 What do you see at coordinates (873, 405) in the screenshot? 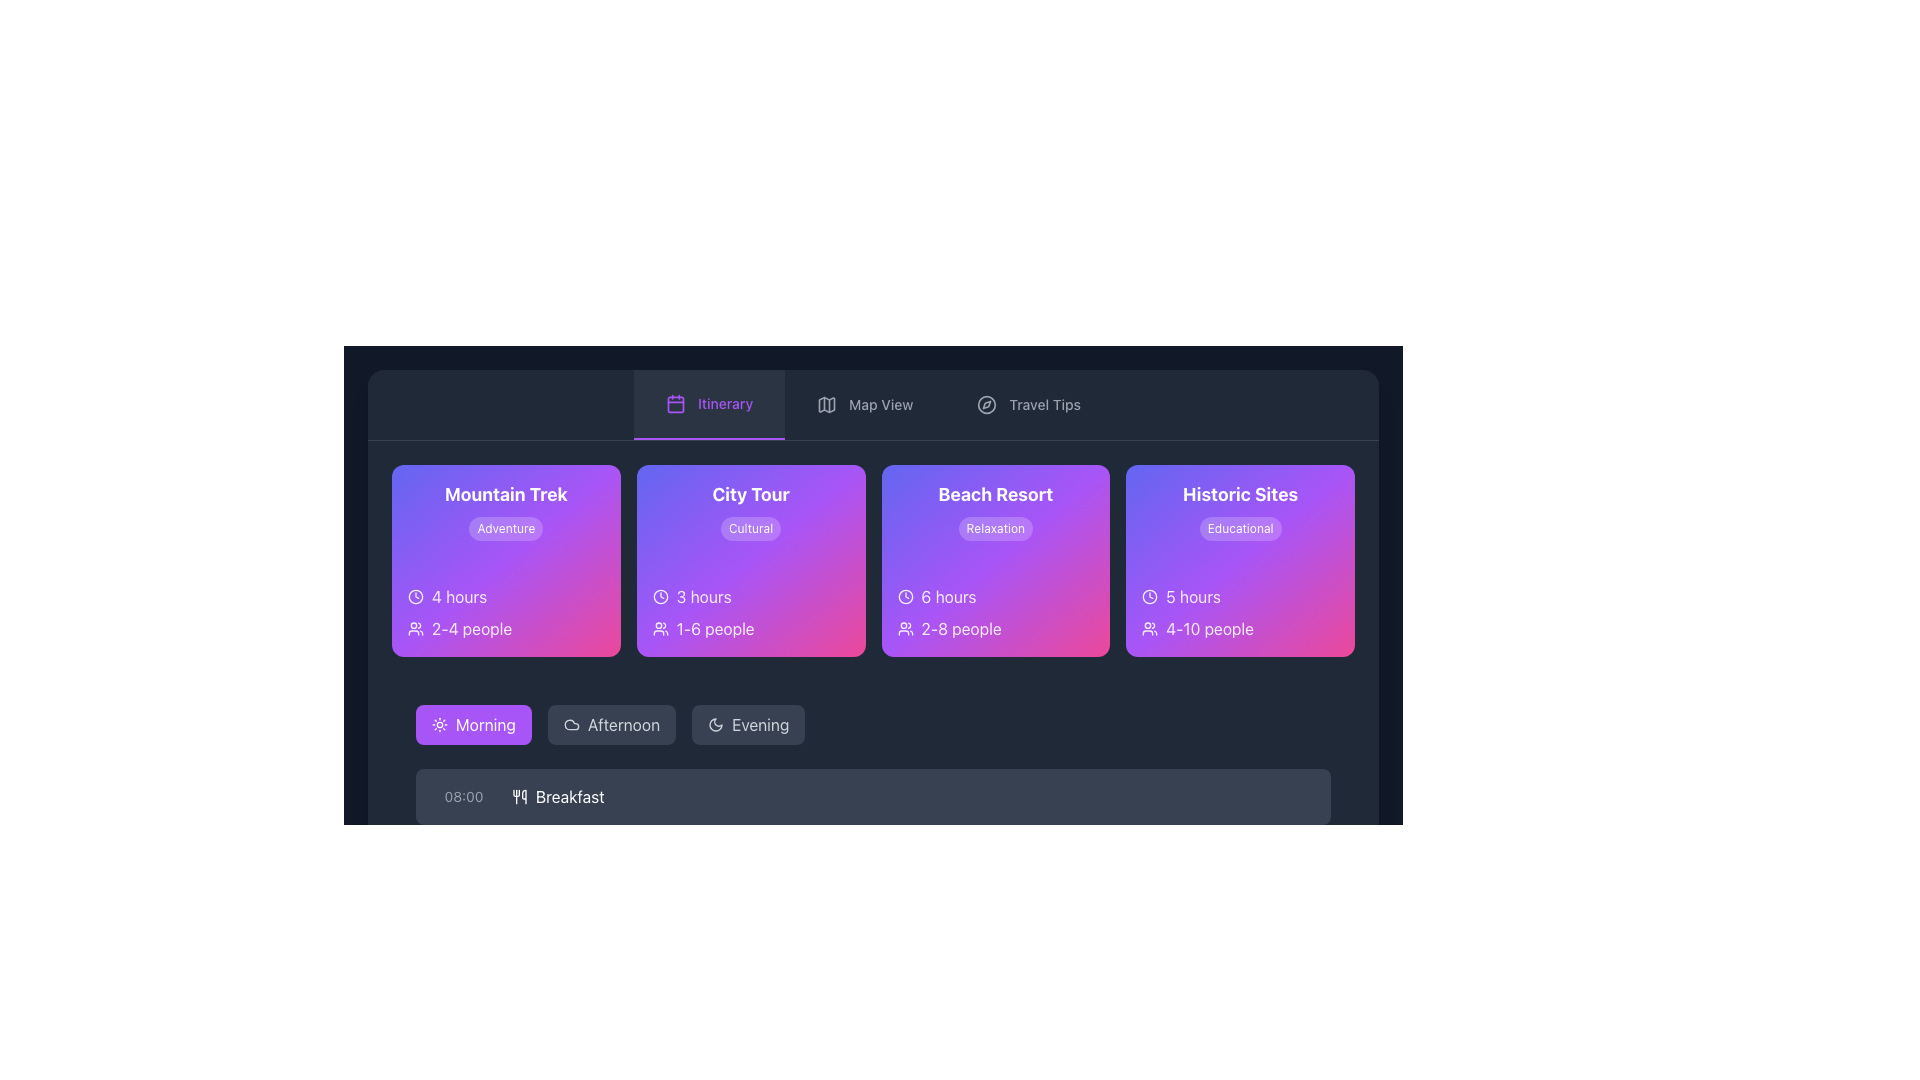
I see `the 'Map View' button in the Tab Navigation` at bounding box center [873, 405].